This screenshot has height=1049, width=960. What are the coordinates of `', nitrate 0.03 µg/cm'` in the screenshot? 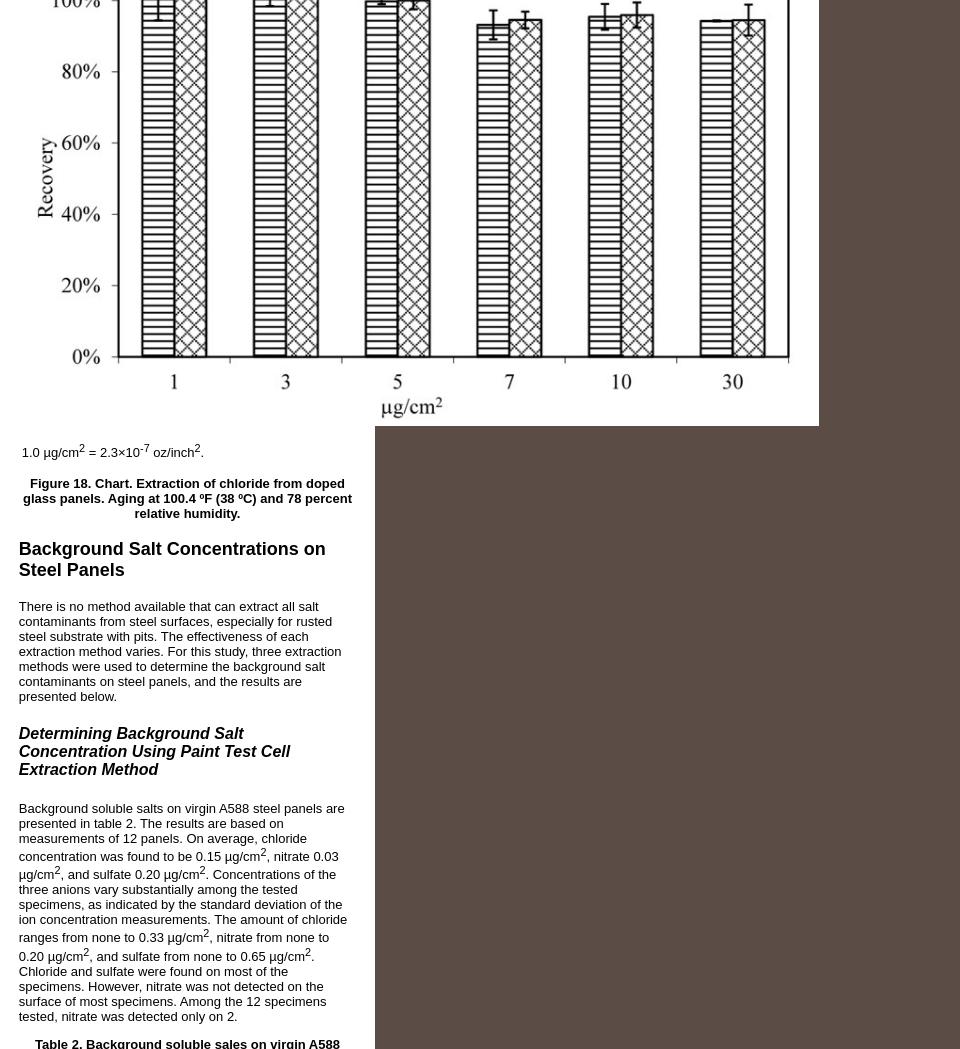 It's located at (176, 865).